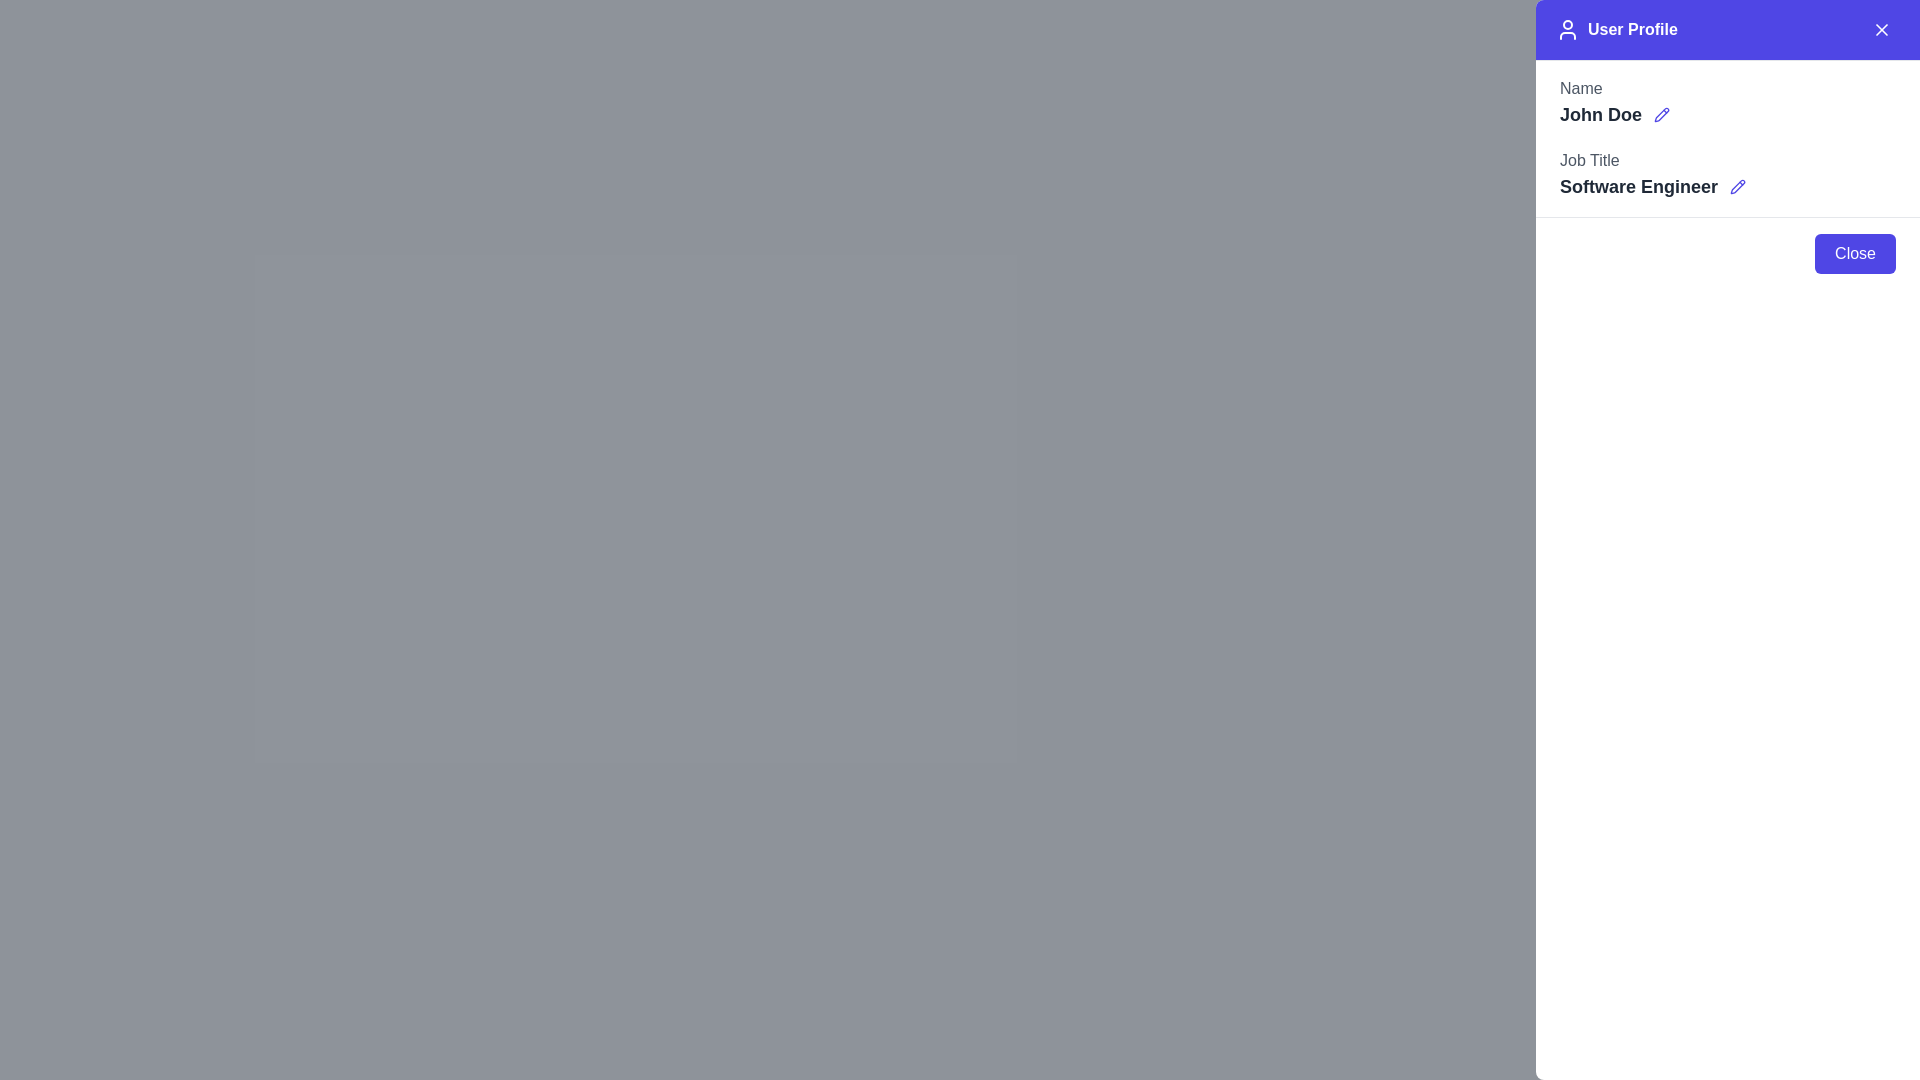 The image size is (1920, 1080). What do you see at coordinates (1854, 253) in the screenshot?
I see `the close button located at the bottom-right edge of the modal` at bounding box center [1854, 253].